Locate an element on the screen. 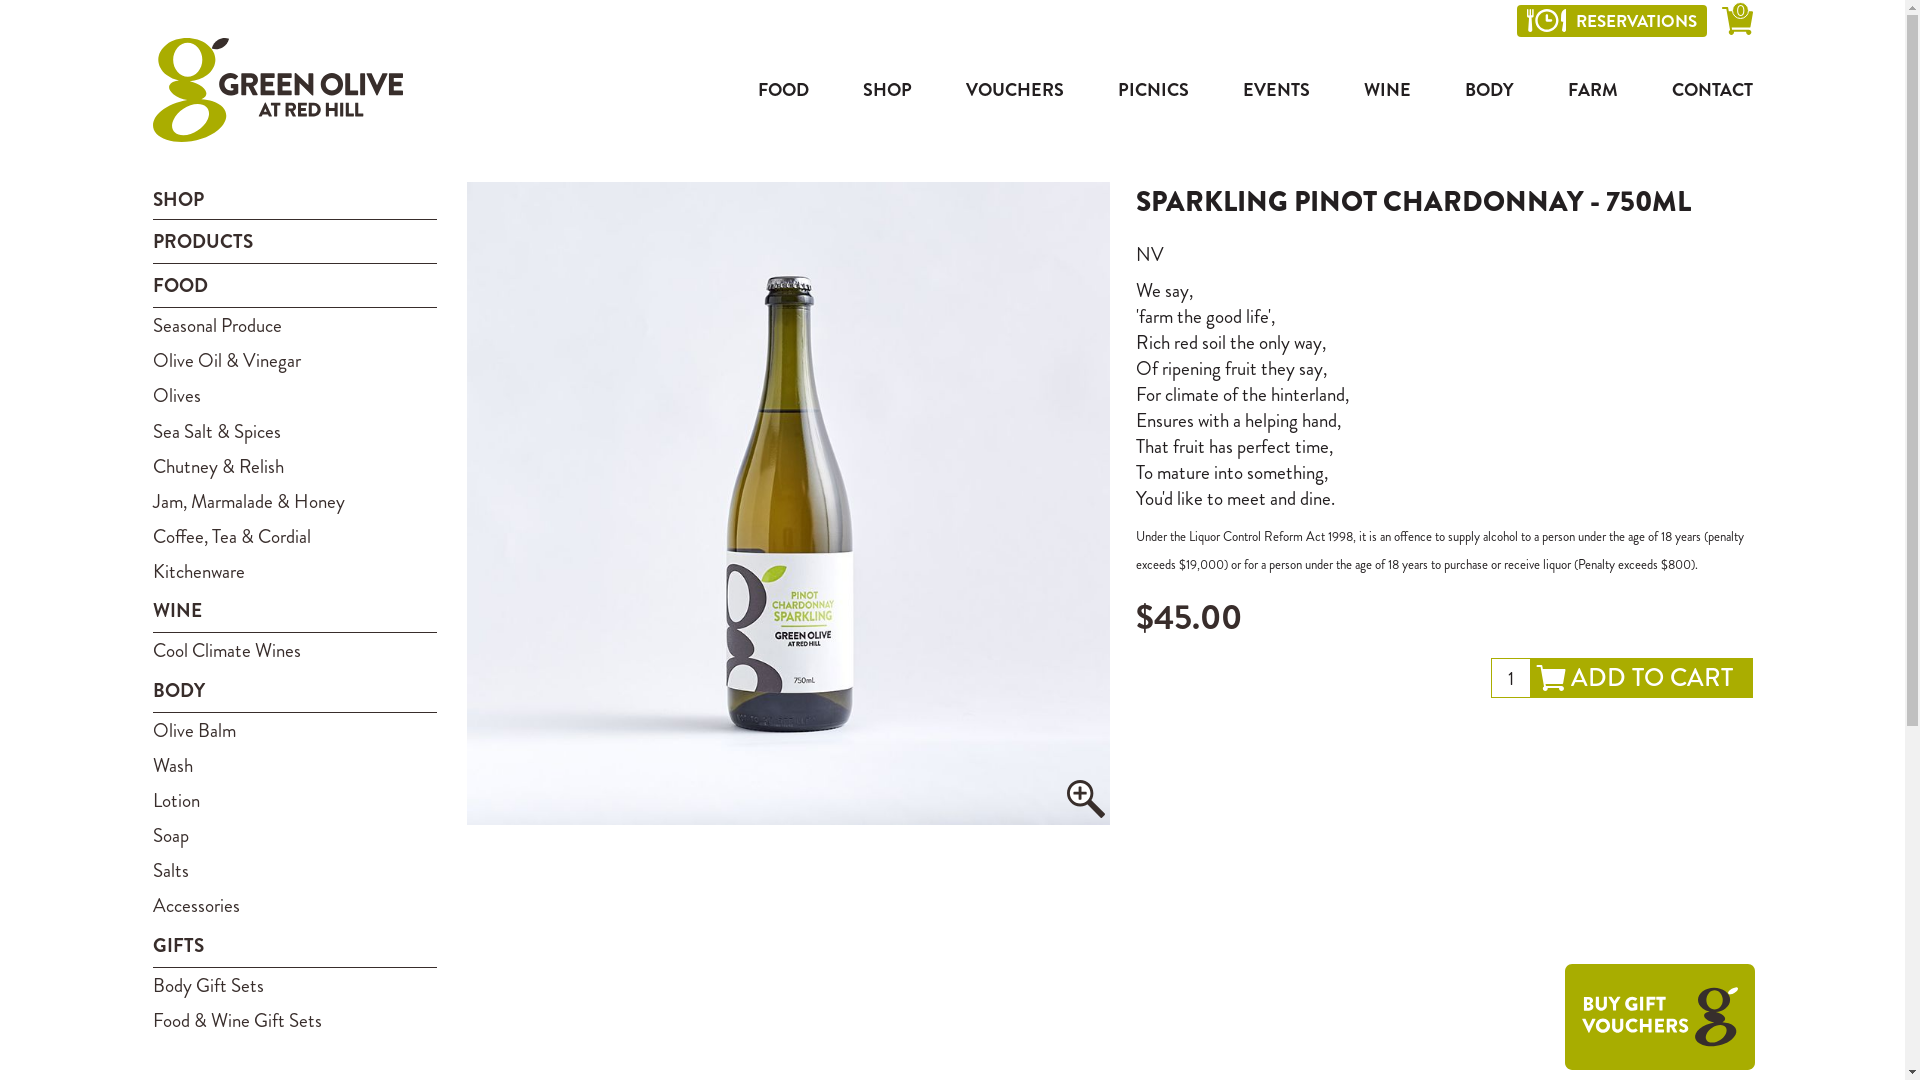 This screenshot has width=1920, height=1080. 'Soap' is located at coordinates (293, 835).